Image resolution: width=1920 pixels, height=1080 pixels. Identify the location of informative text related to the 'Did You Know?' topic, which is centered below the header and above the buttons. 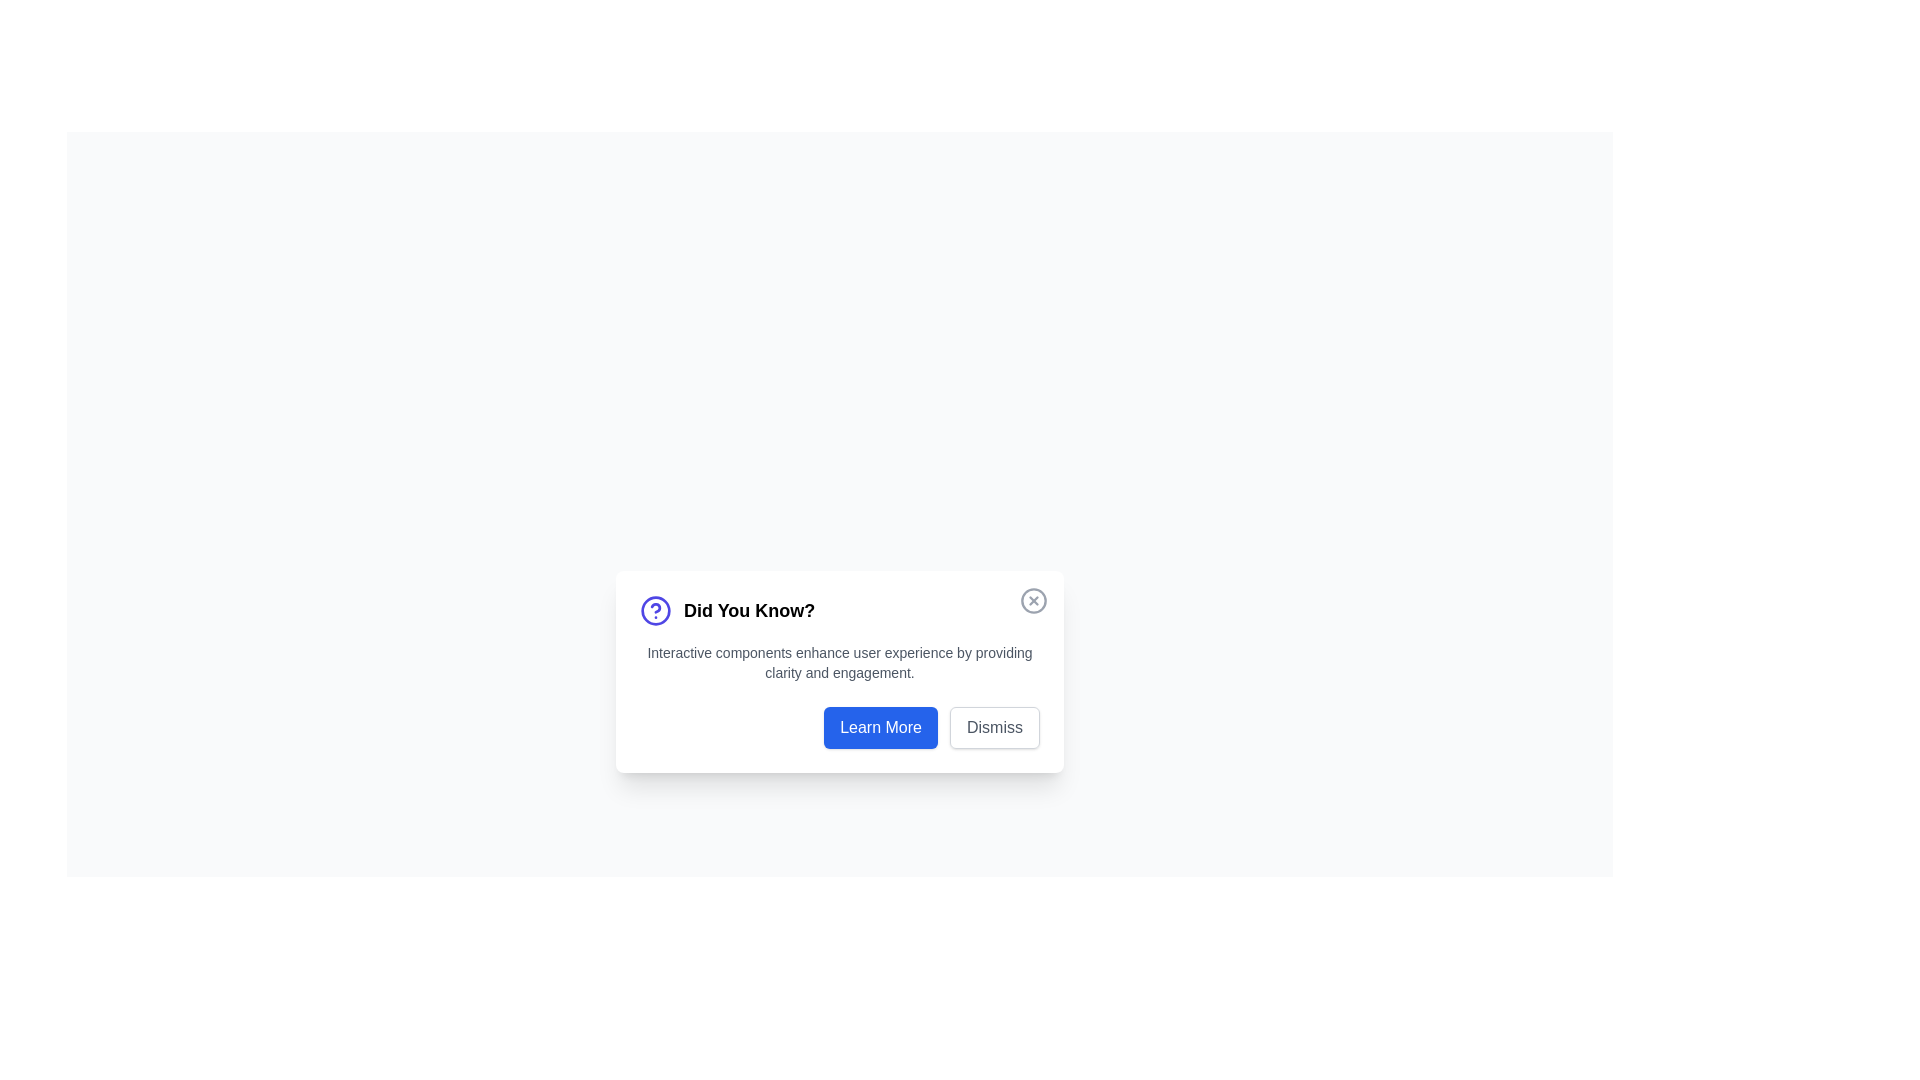
(840, 663).